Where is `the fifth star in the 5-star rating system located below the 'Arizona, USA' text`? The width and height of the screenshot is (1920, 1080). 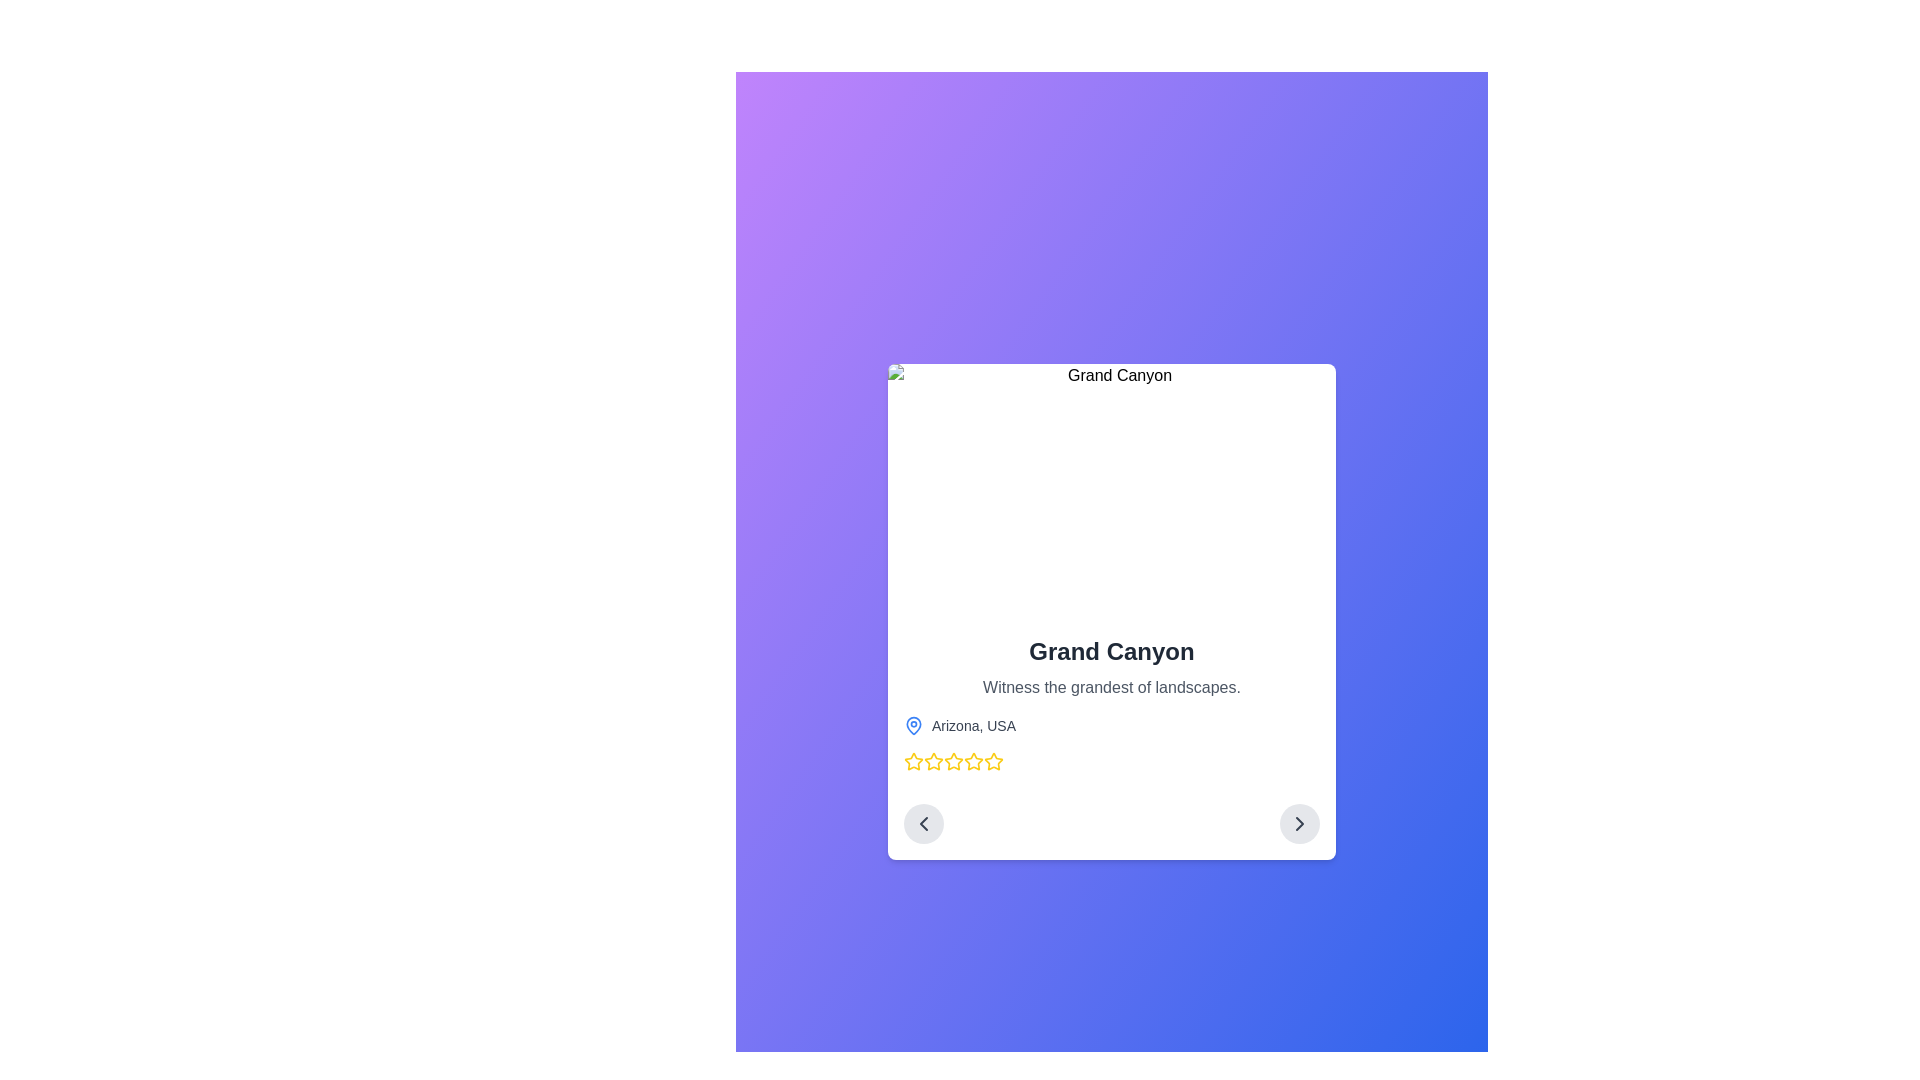 the fifth star in the 5-star rating system located below the 'Arizona, USA' text is located at coordinates (953, 762).